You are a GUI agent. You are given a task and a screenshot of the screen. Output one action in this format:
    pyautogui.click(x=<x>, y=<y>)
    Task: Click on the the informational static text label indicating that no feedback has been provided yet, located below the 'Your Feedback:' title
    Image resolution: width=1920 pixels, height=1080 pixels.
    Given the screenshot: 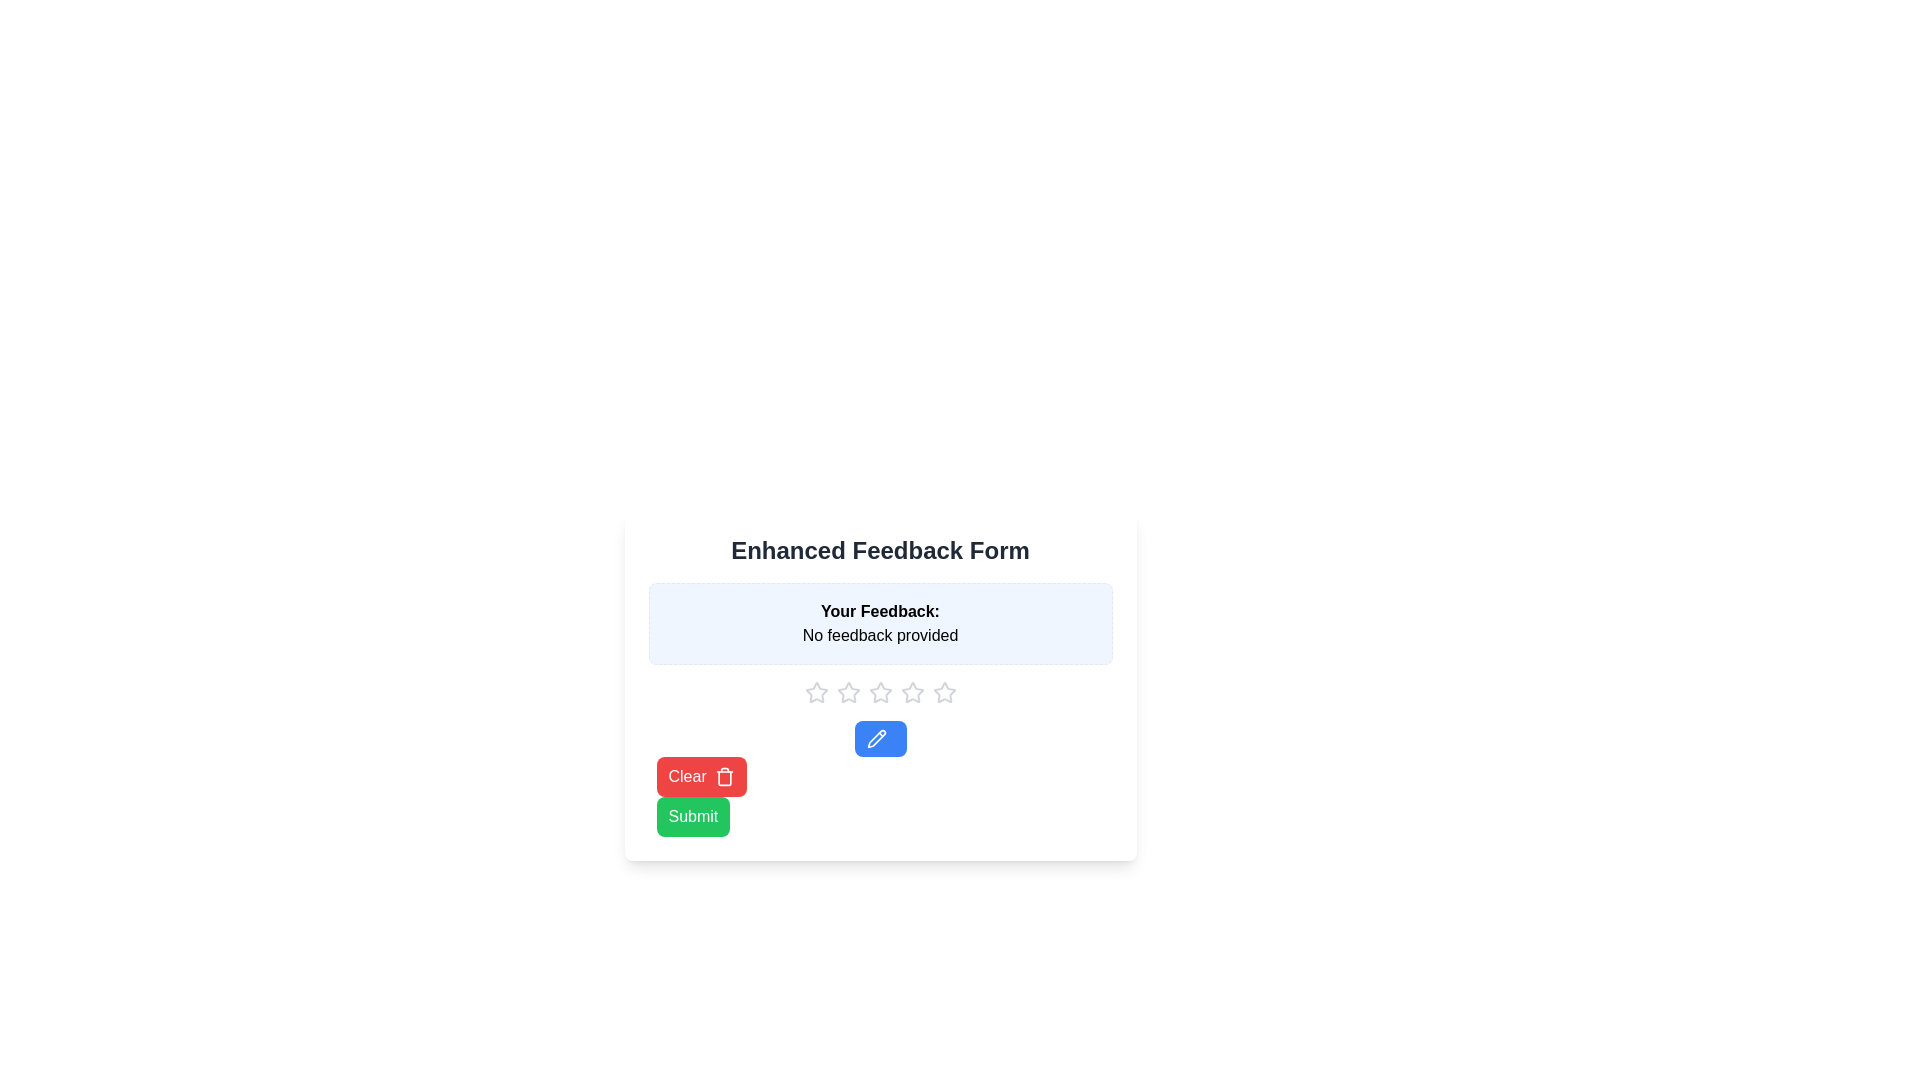 What is the action you would take?
    pyautogui.click(x=880, y=636)
    